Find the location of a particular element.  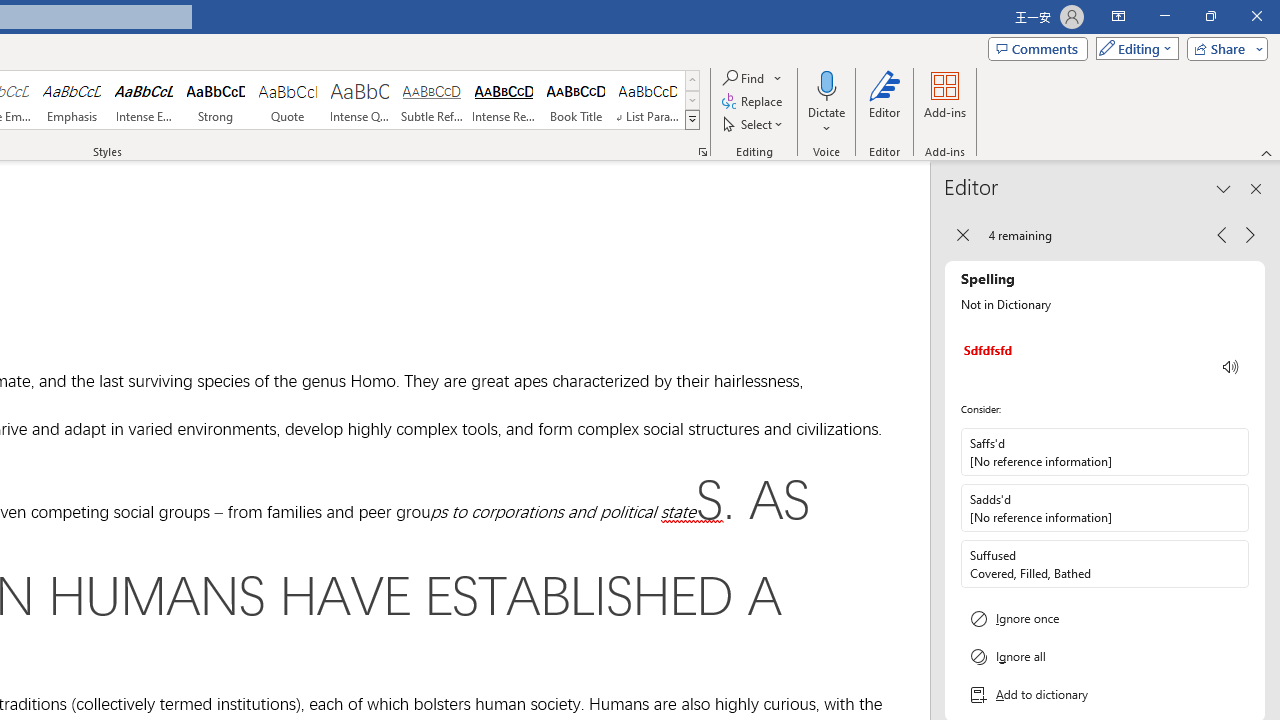

'Subtle Reference' is located at coordinates (431, 100).